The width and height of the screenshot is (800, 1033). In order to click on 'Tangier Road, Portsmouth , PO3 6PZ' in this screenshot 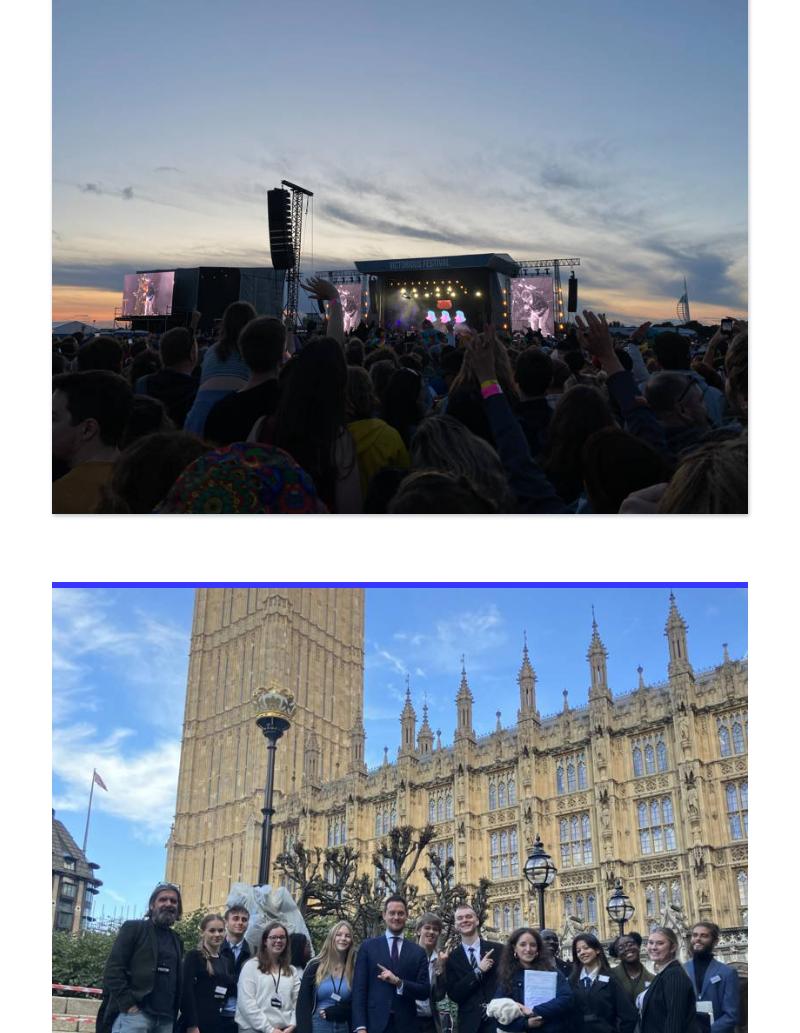, I will do `click(197, 649)`.